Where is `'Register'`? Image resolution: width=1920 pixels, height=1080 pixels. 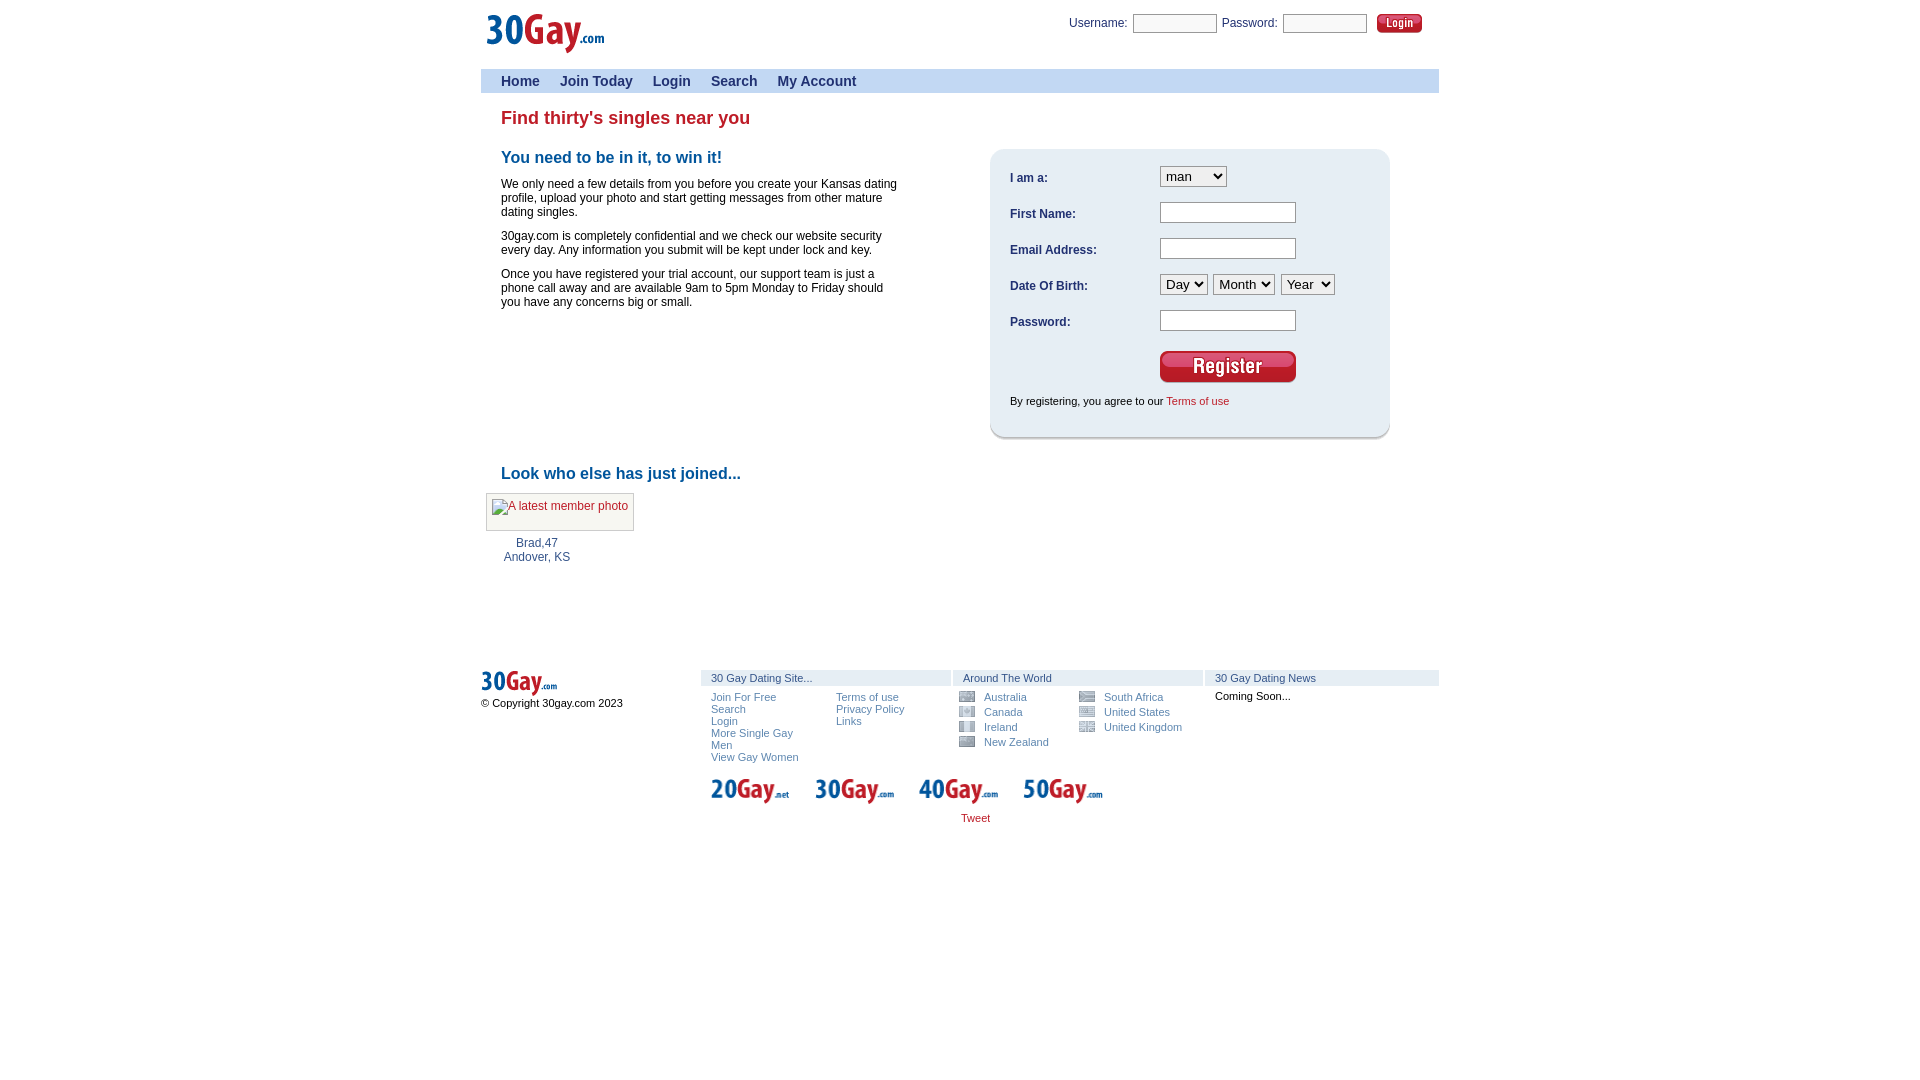
'Register' is located at coordinates (1227, 366).